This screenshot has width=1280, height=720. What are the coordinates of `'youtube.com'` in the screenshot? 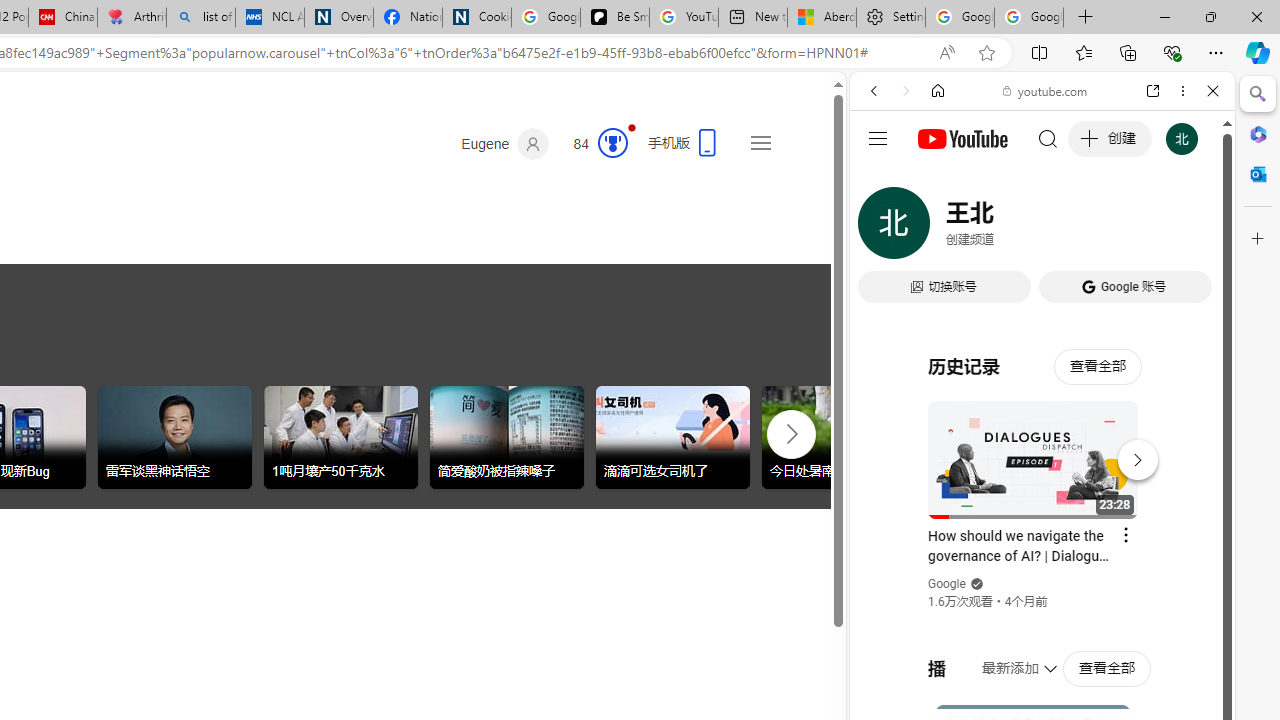 It's located at (1045, 91).